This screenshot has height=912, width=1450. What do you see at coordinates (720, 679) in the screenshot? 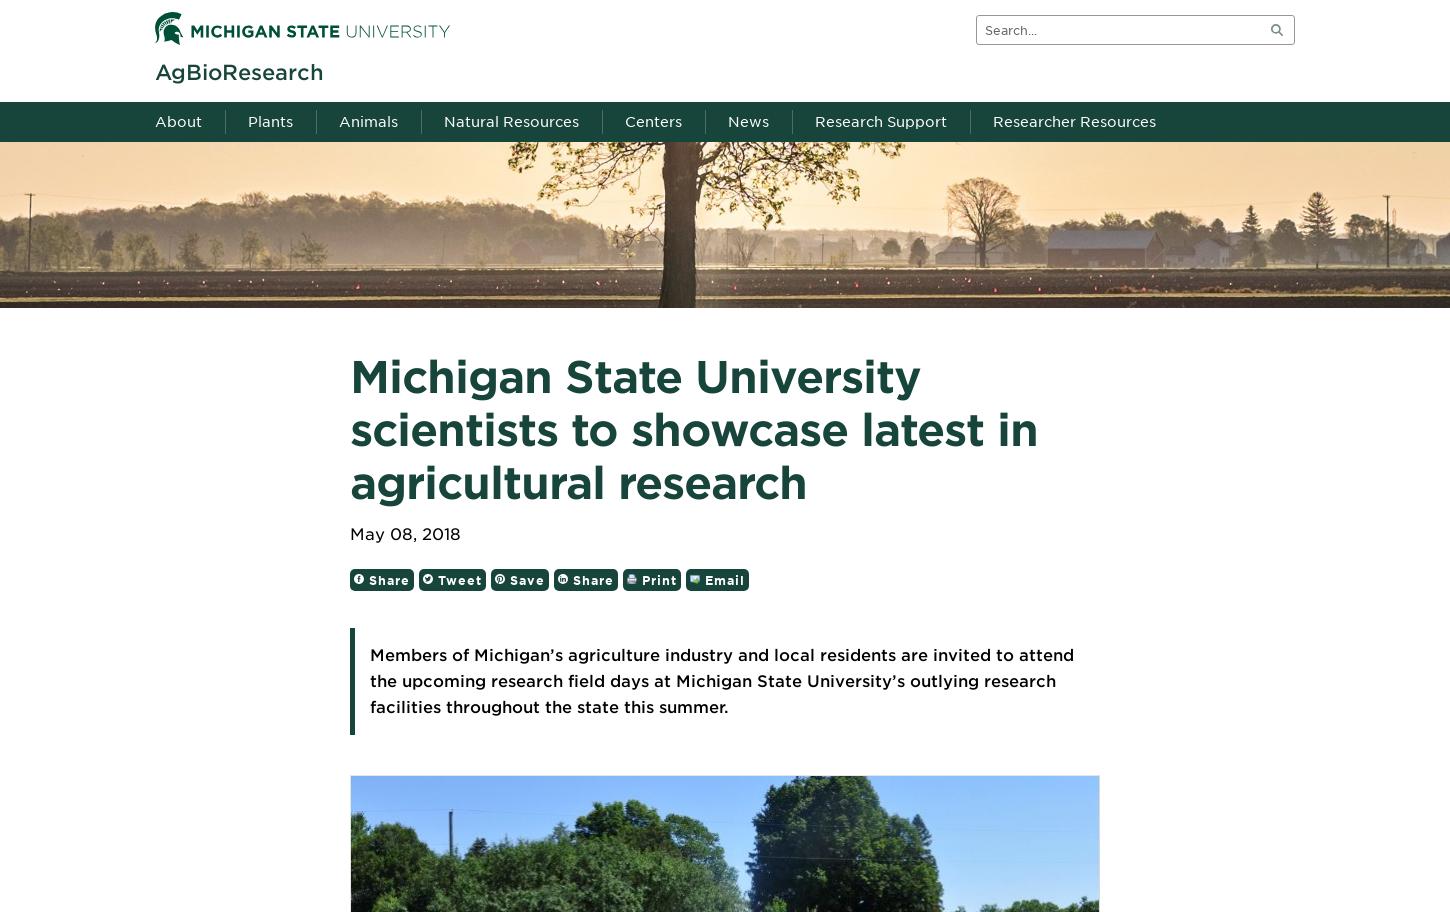
I see `'Members of Michigan’s agriculture industry and local residents are invited to attend the upcoming research field days at Michigan State University’s outlying research facilities throughout the state this summer.'` at bounding box center [720, 679].